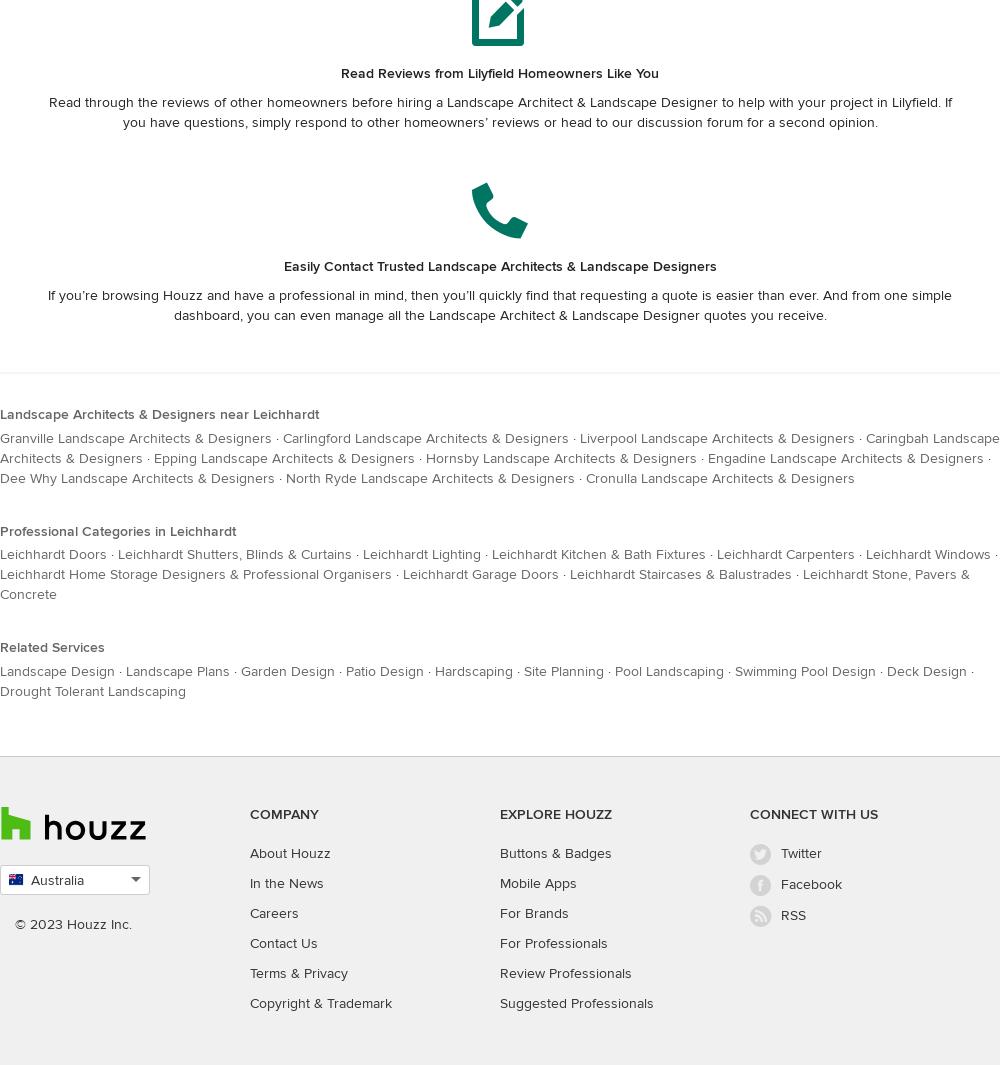 The image size is (1000, 1065). Describe the element at coordinates (669, 671) in the screenshot. I see `'Pool Landscaping'` at that location.